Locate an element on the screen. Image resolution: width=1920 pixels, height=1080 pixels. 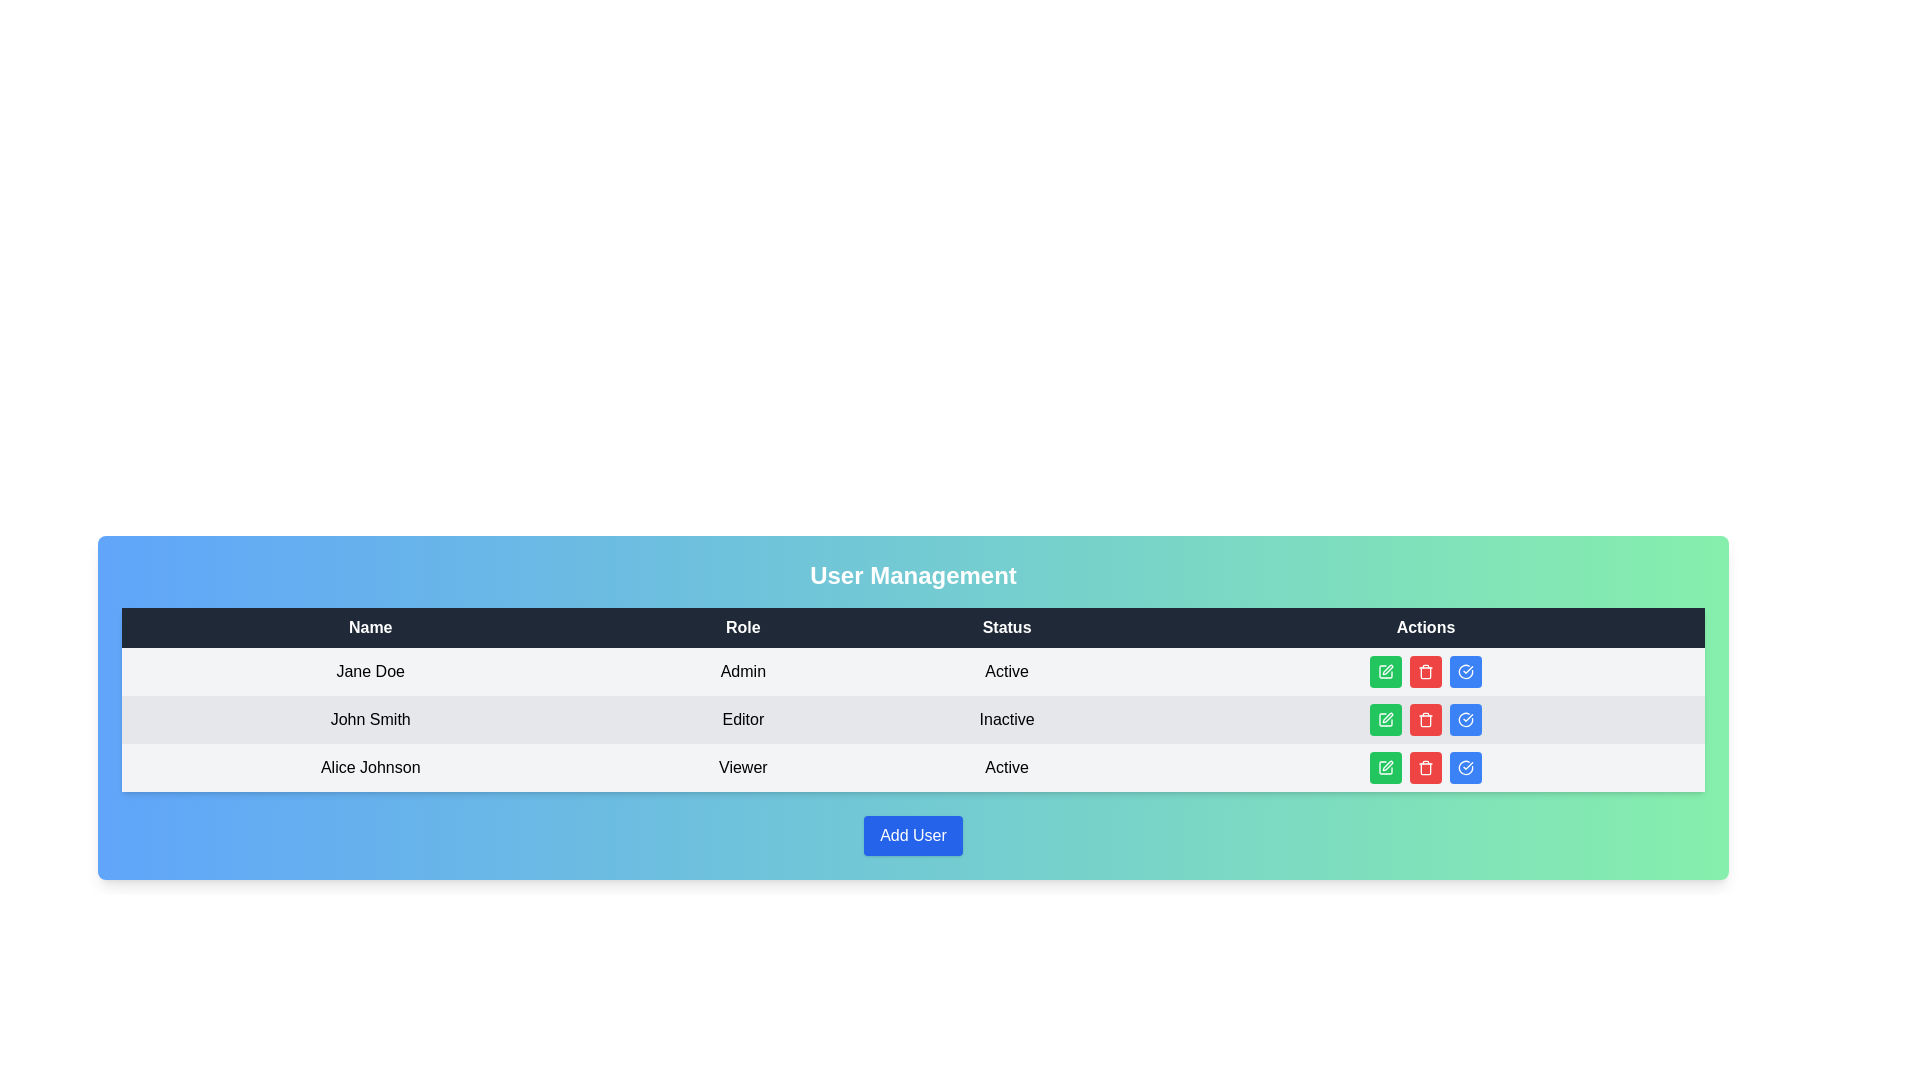
the confirmation button with a blue background and white checkmark icon in the Actions column of the user management table is located at coordinates (1465, 671).